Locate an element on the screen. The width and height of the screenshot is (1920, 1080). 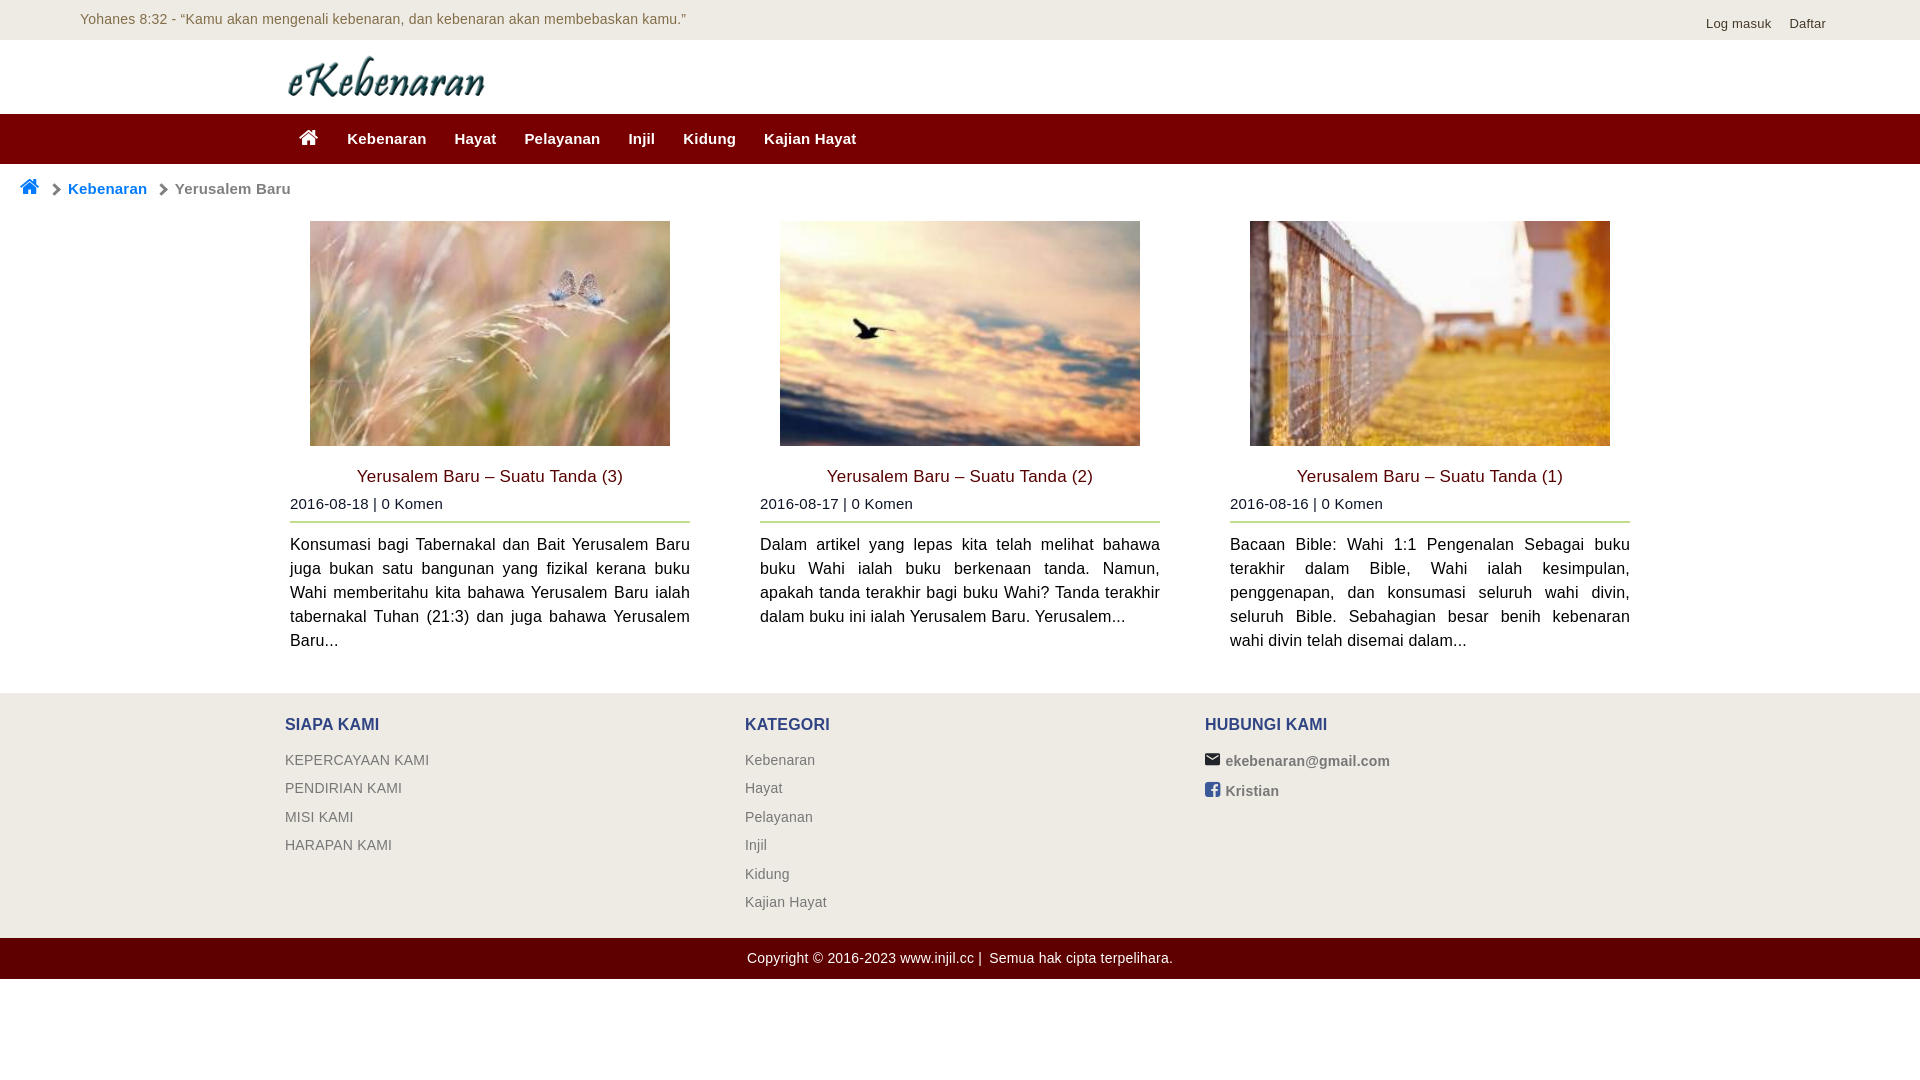
'Kebenaran' is located at coordinates (778, 759).